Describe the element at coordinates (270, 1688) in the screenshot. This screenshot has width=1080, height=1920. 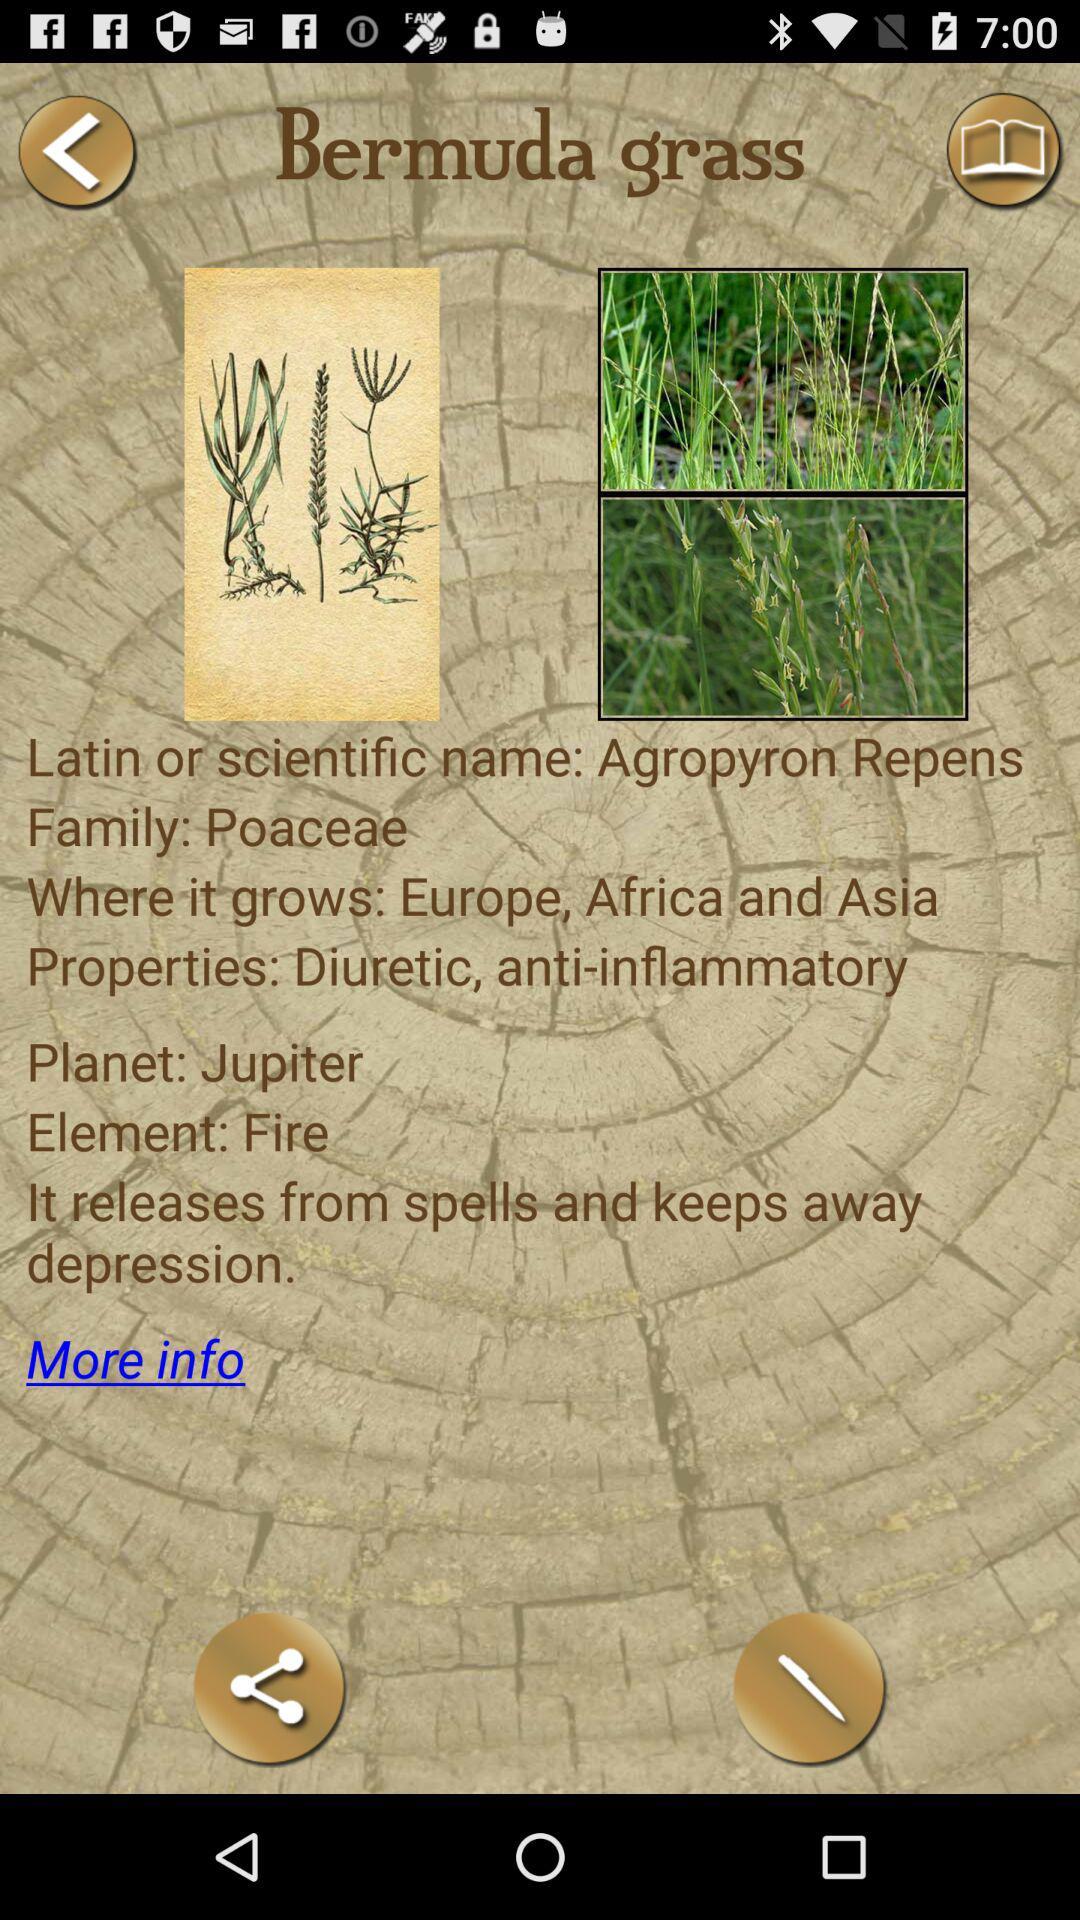
I see `choose the share option` at that location.